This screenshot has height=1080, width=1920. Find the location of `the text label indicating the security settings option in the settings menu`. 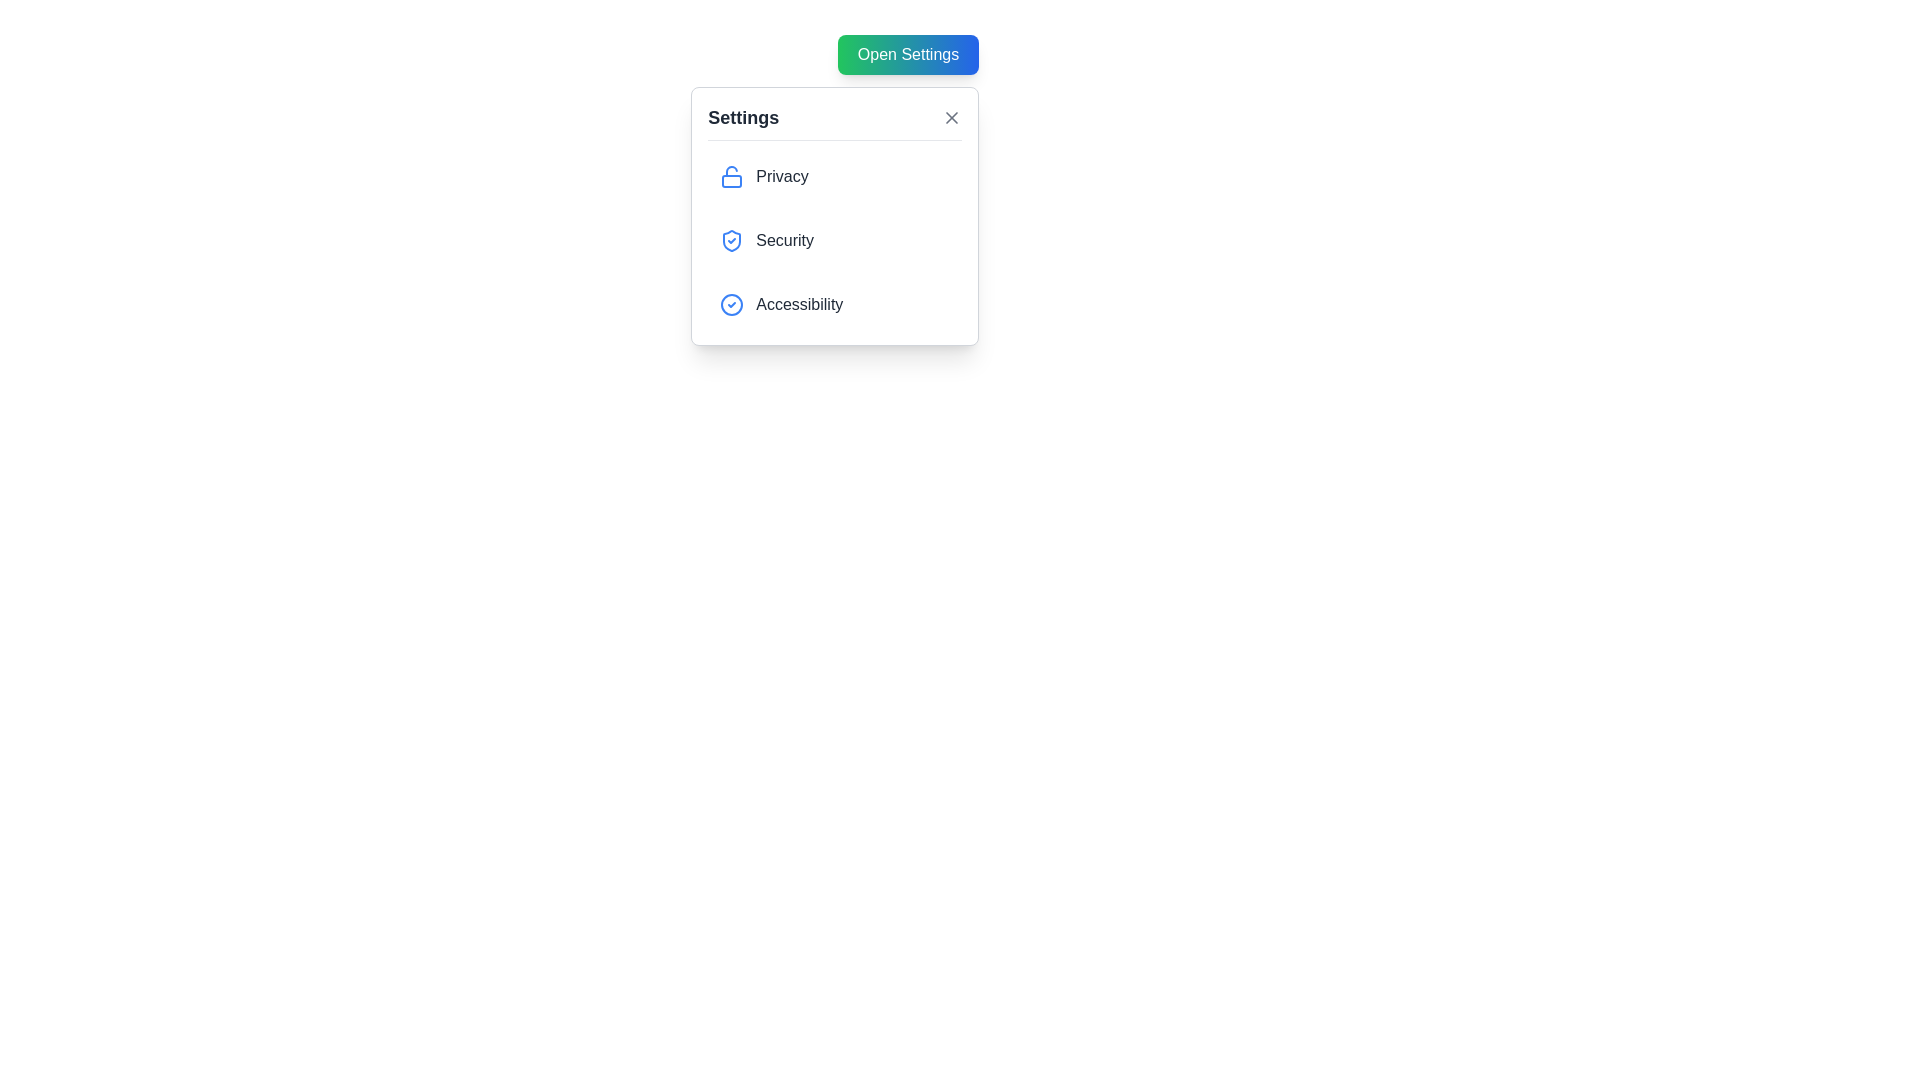

the text label indicating the security settings option in the settings menu is located at coordinates (784, 239).